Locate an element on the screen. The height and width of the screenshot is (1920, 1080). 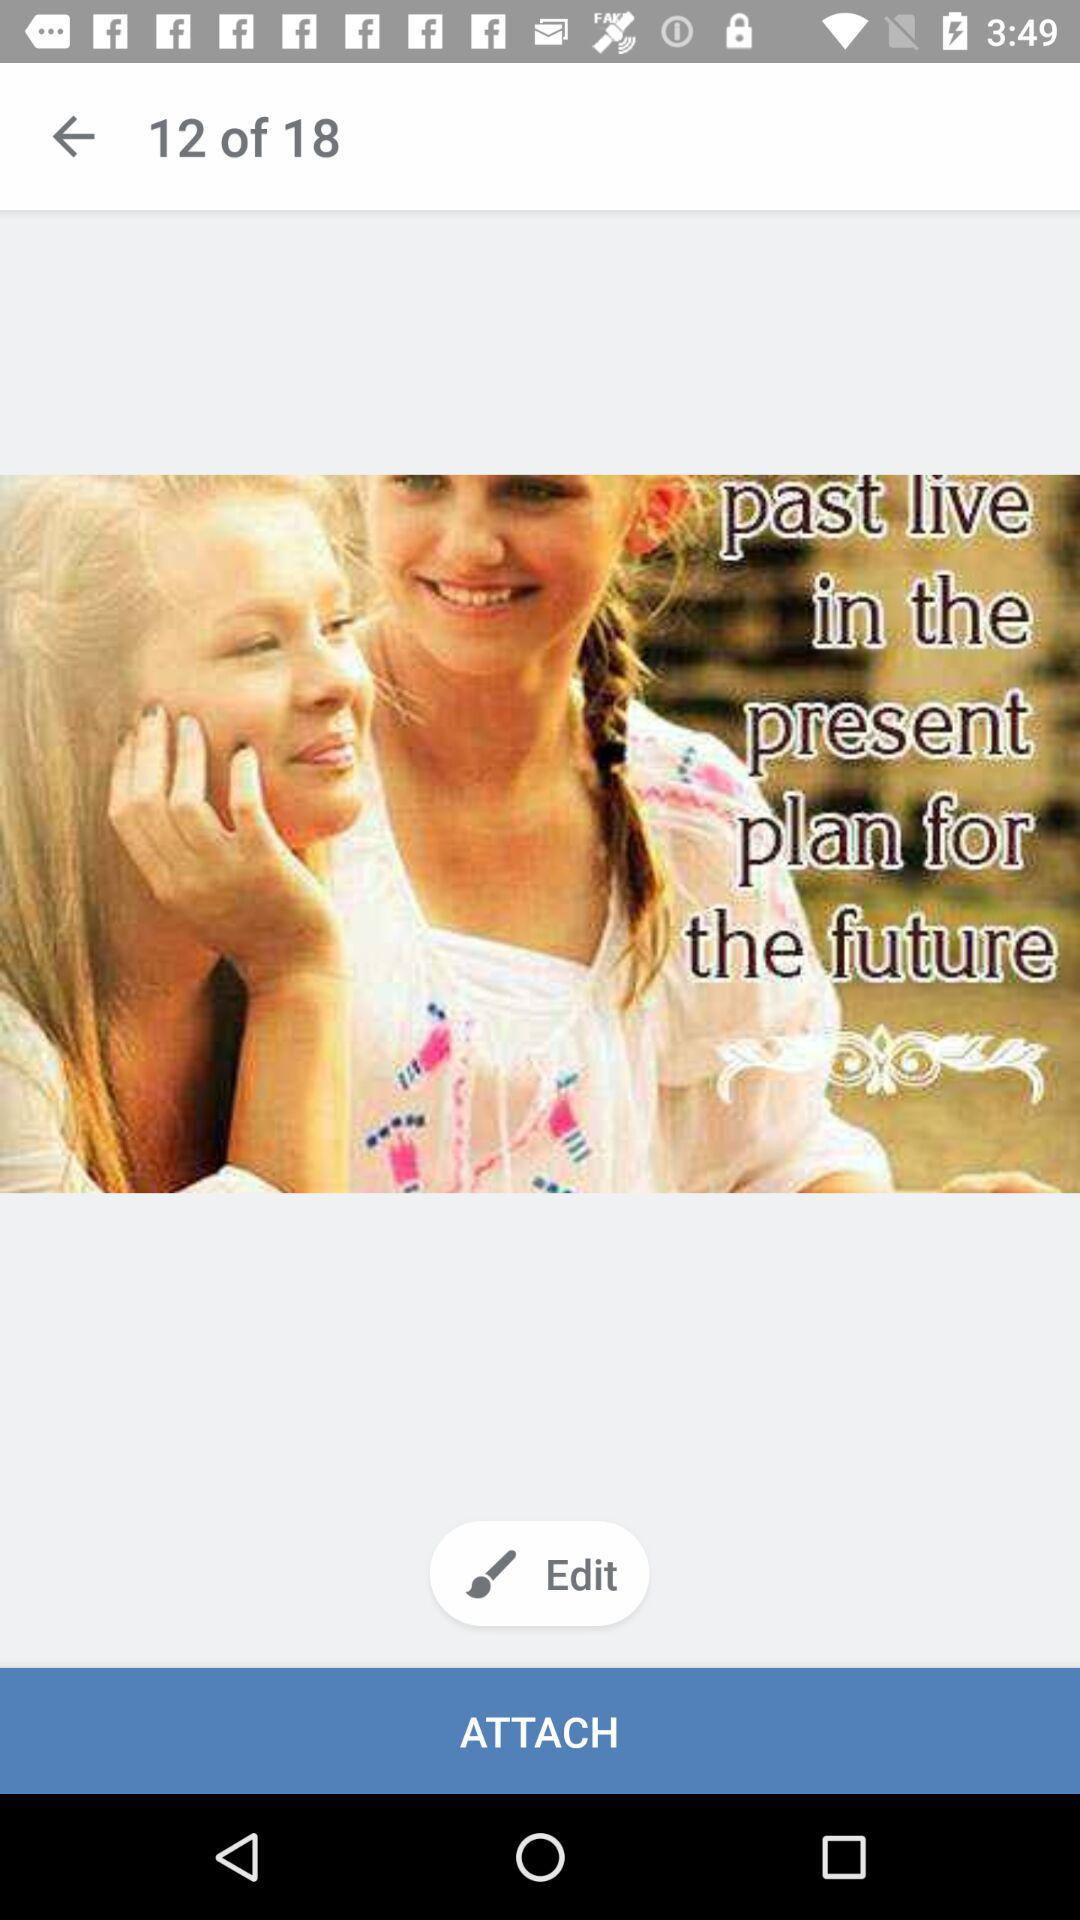
icon to the left of the 12 of 18 icon is located at coordinates (72, 135).